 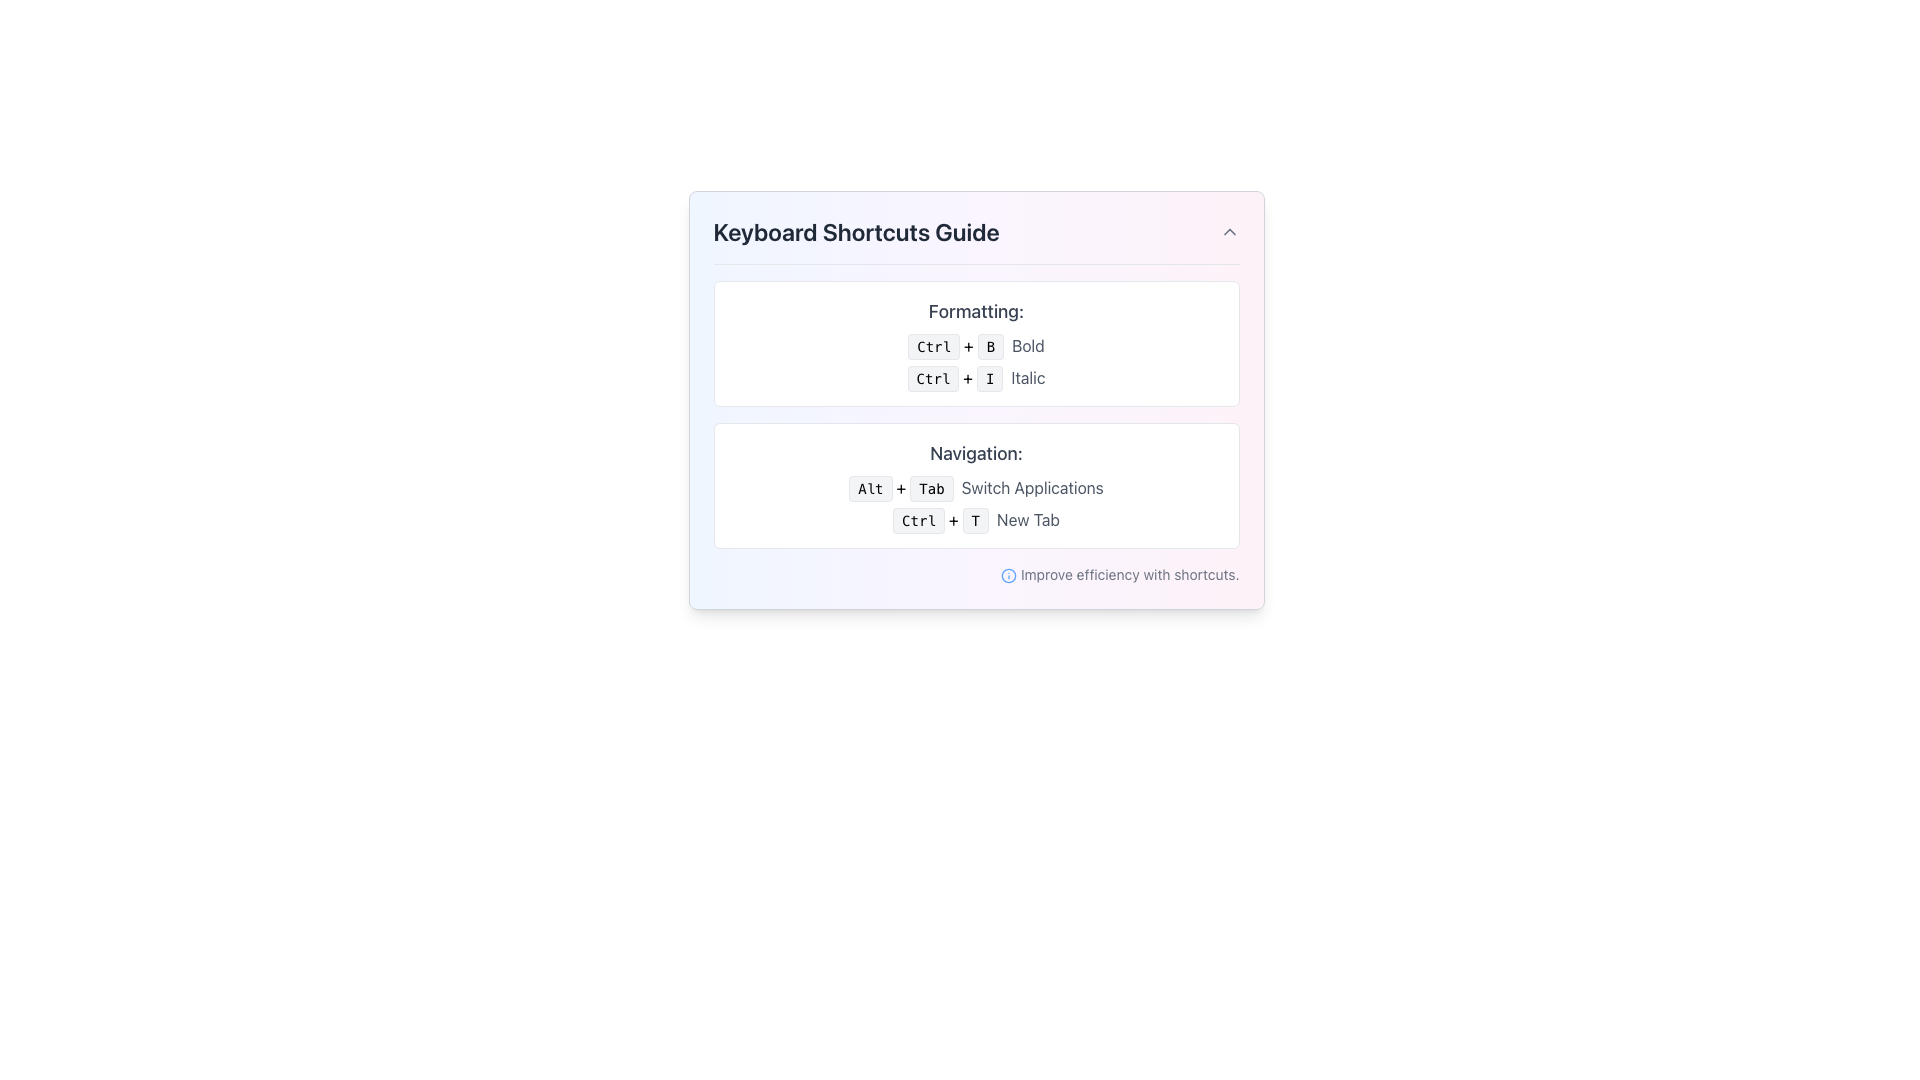 I want to click on the Button-Like Label representing the 'Alt' key in the 'Navigation' section of the 'Keyboard Shortcuts Guide' panel, so click(x=870, y=489).